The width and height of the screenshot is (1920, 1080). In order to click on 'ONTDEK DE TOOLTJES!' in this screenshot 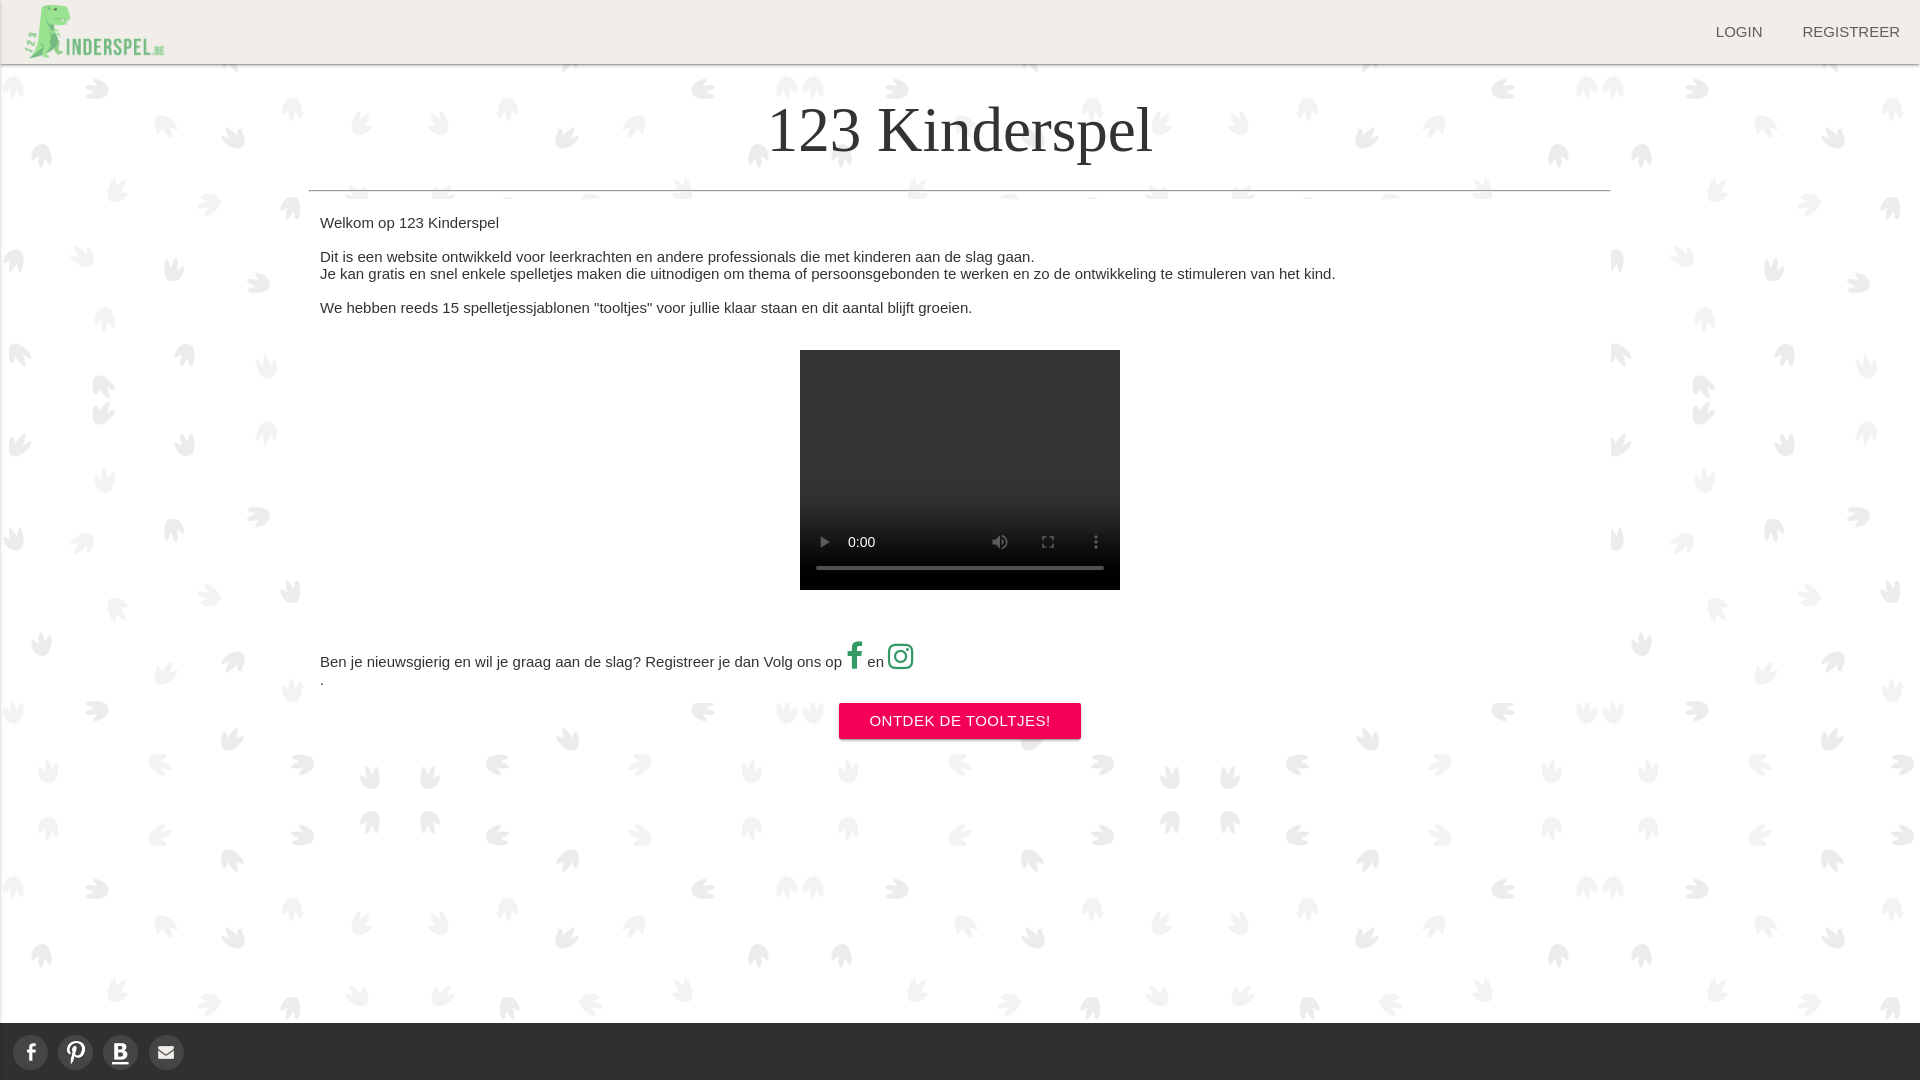, I will do `click(958, 721)`.